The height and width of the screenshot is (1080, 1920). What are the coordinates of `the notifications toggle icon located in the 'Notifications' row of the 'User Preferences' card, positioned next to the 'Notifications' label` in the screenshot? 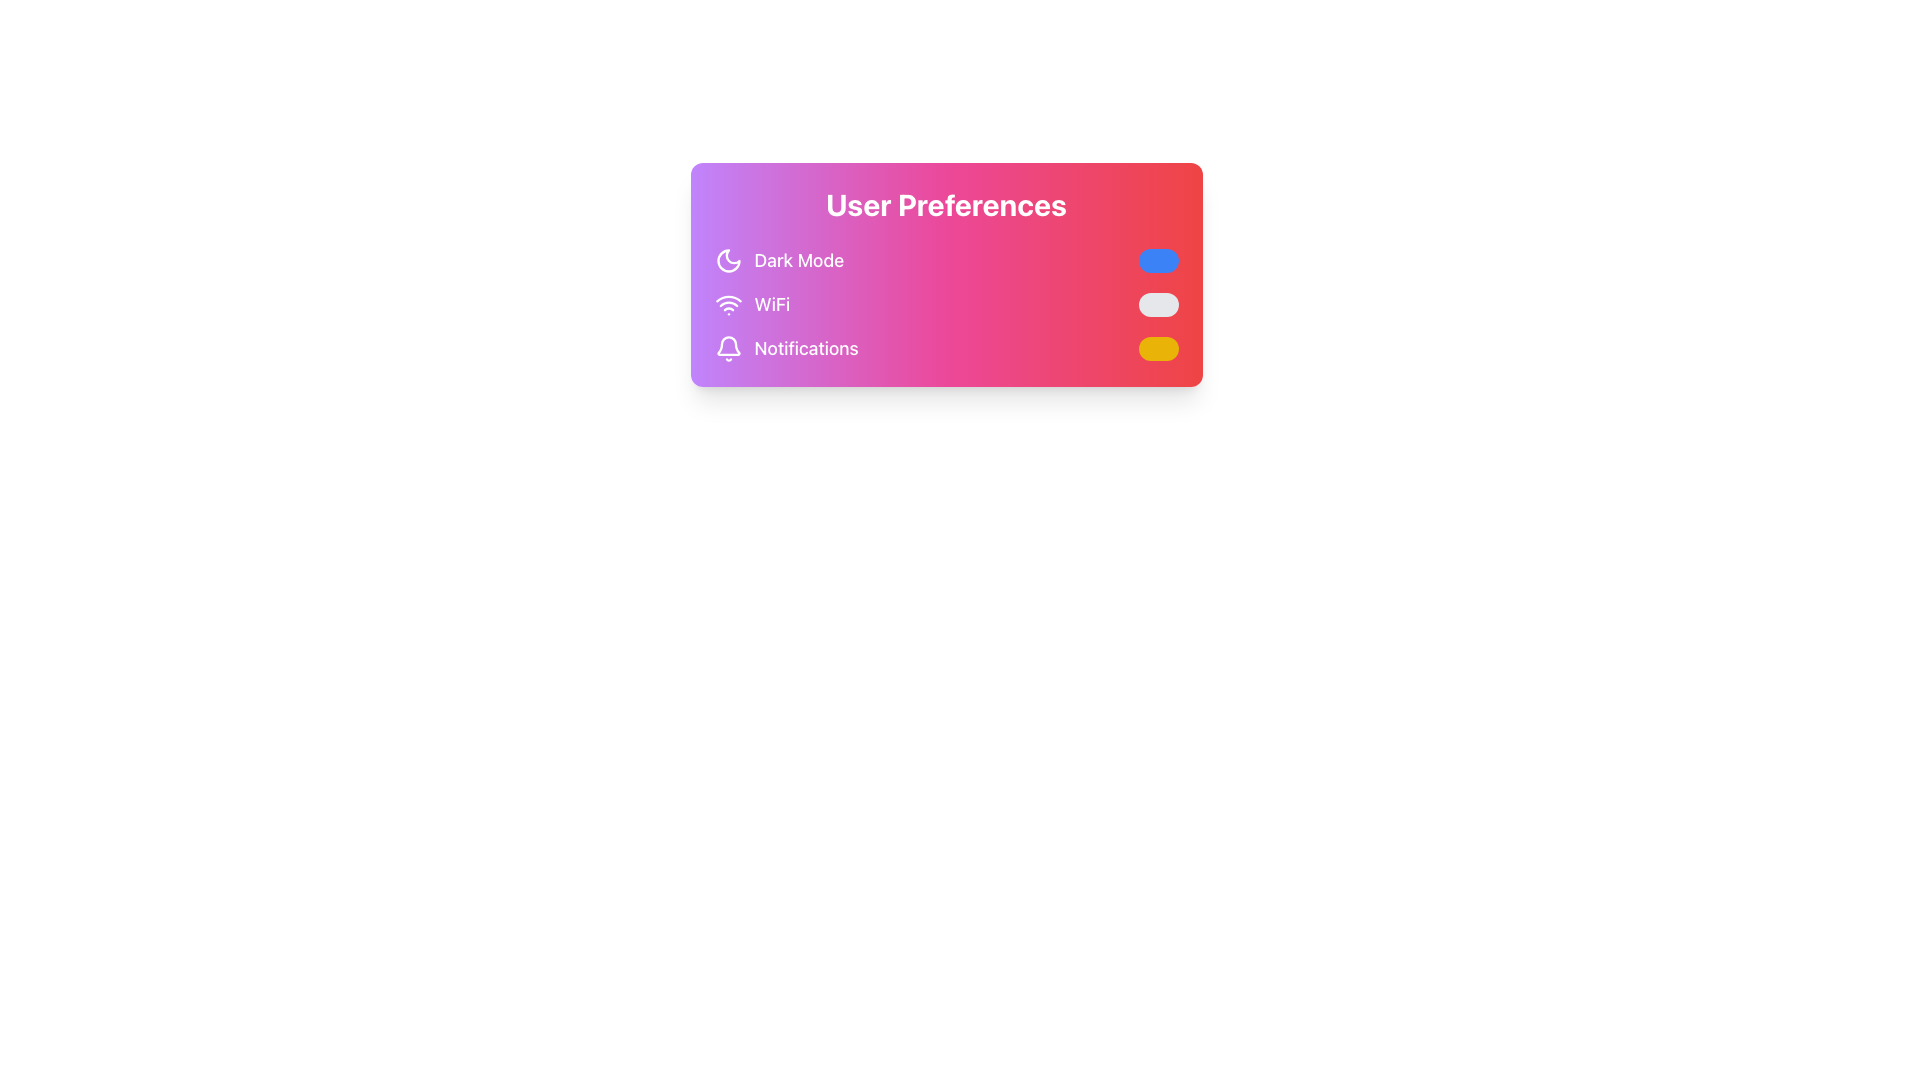 It's located at (727, 347).